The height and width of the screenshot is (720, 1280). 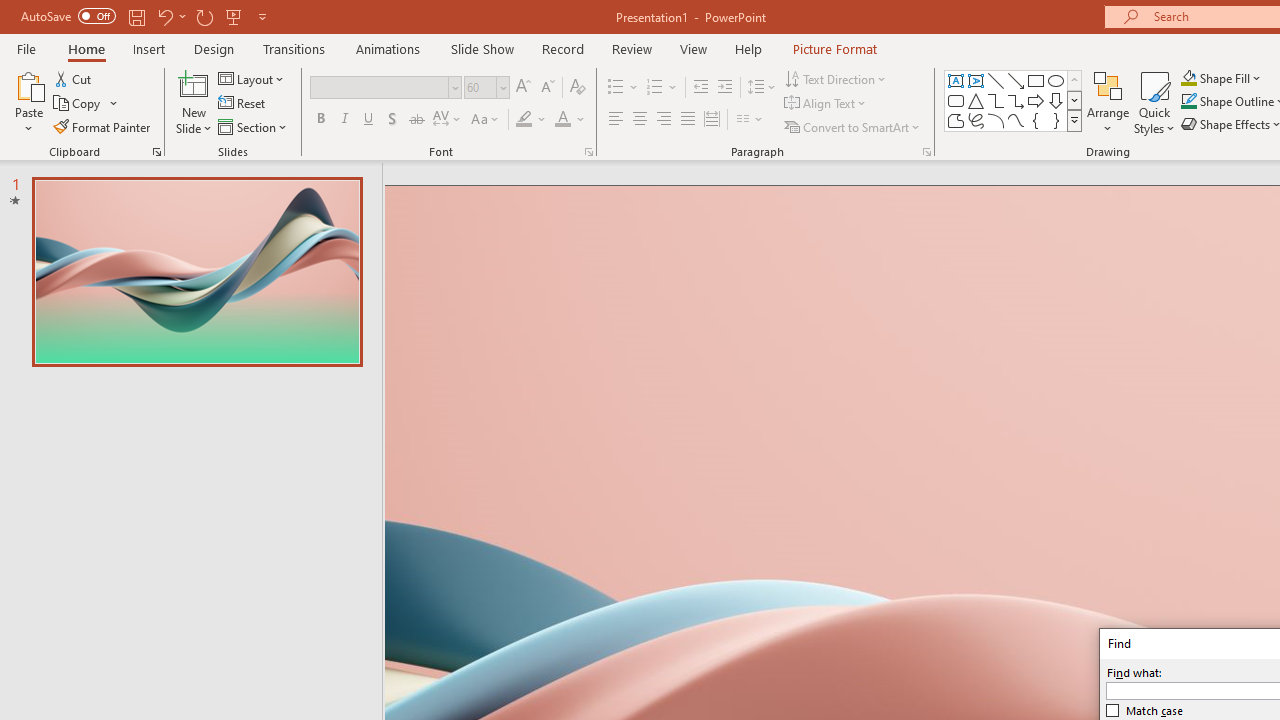 What do you see at coordinates (193, 84) in the screenshot?
I see `'New Slide'` at bounding box center [193, 84].